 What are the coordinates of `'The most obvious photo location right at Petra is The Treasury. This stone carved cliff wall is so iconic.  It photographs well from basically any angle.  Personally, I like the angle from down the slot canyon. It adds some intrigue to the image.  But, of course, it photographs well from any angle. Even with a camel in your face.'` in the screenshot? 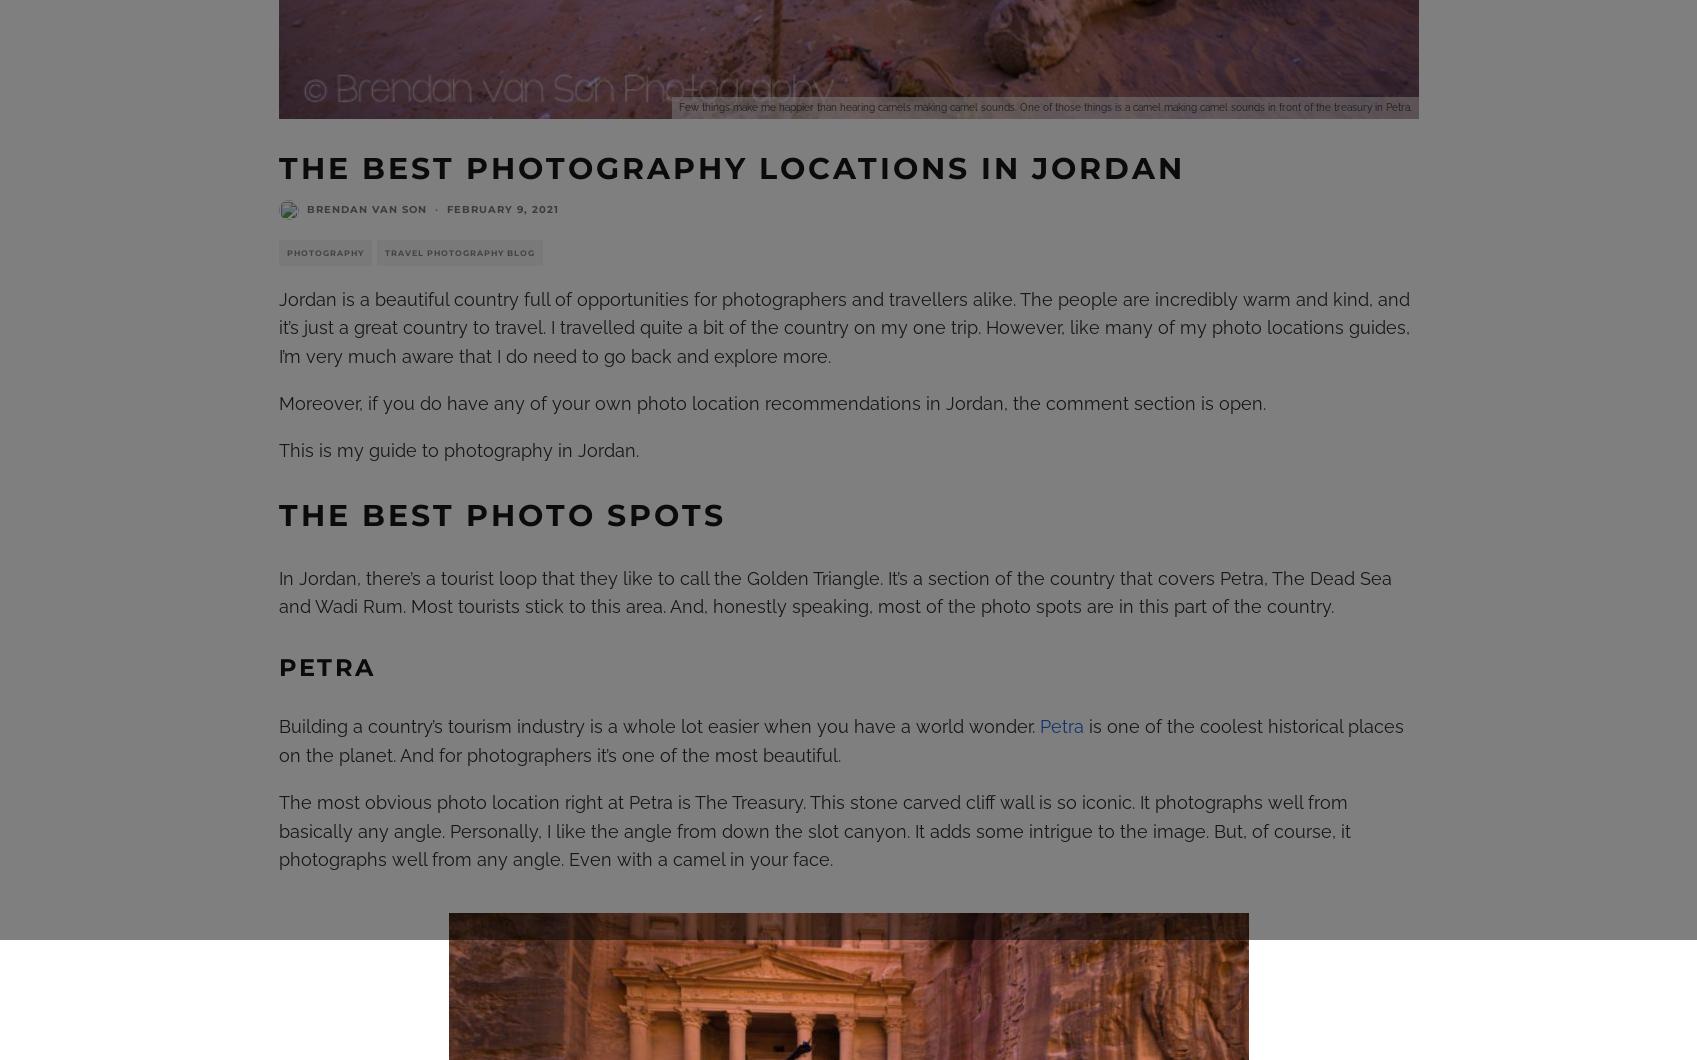 It's located at (276, 830).